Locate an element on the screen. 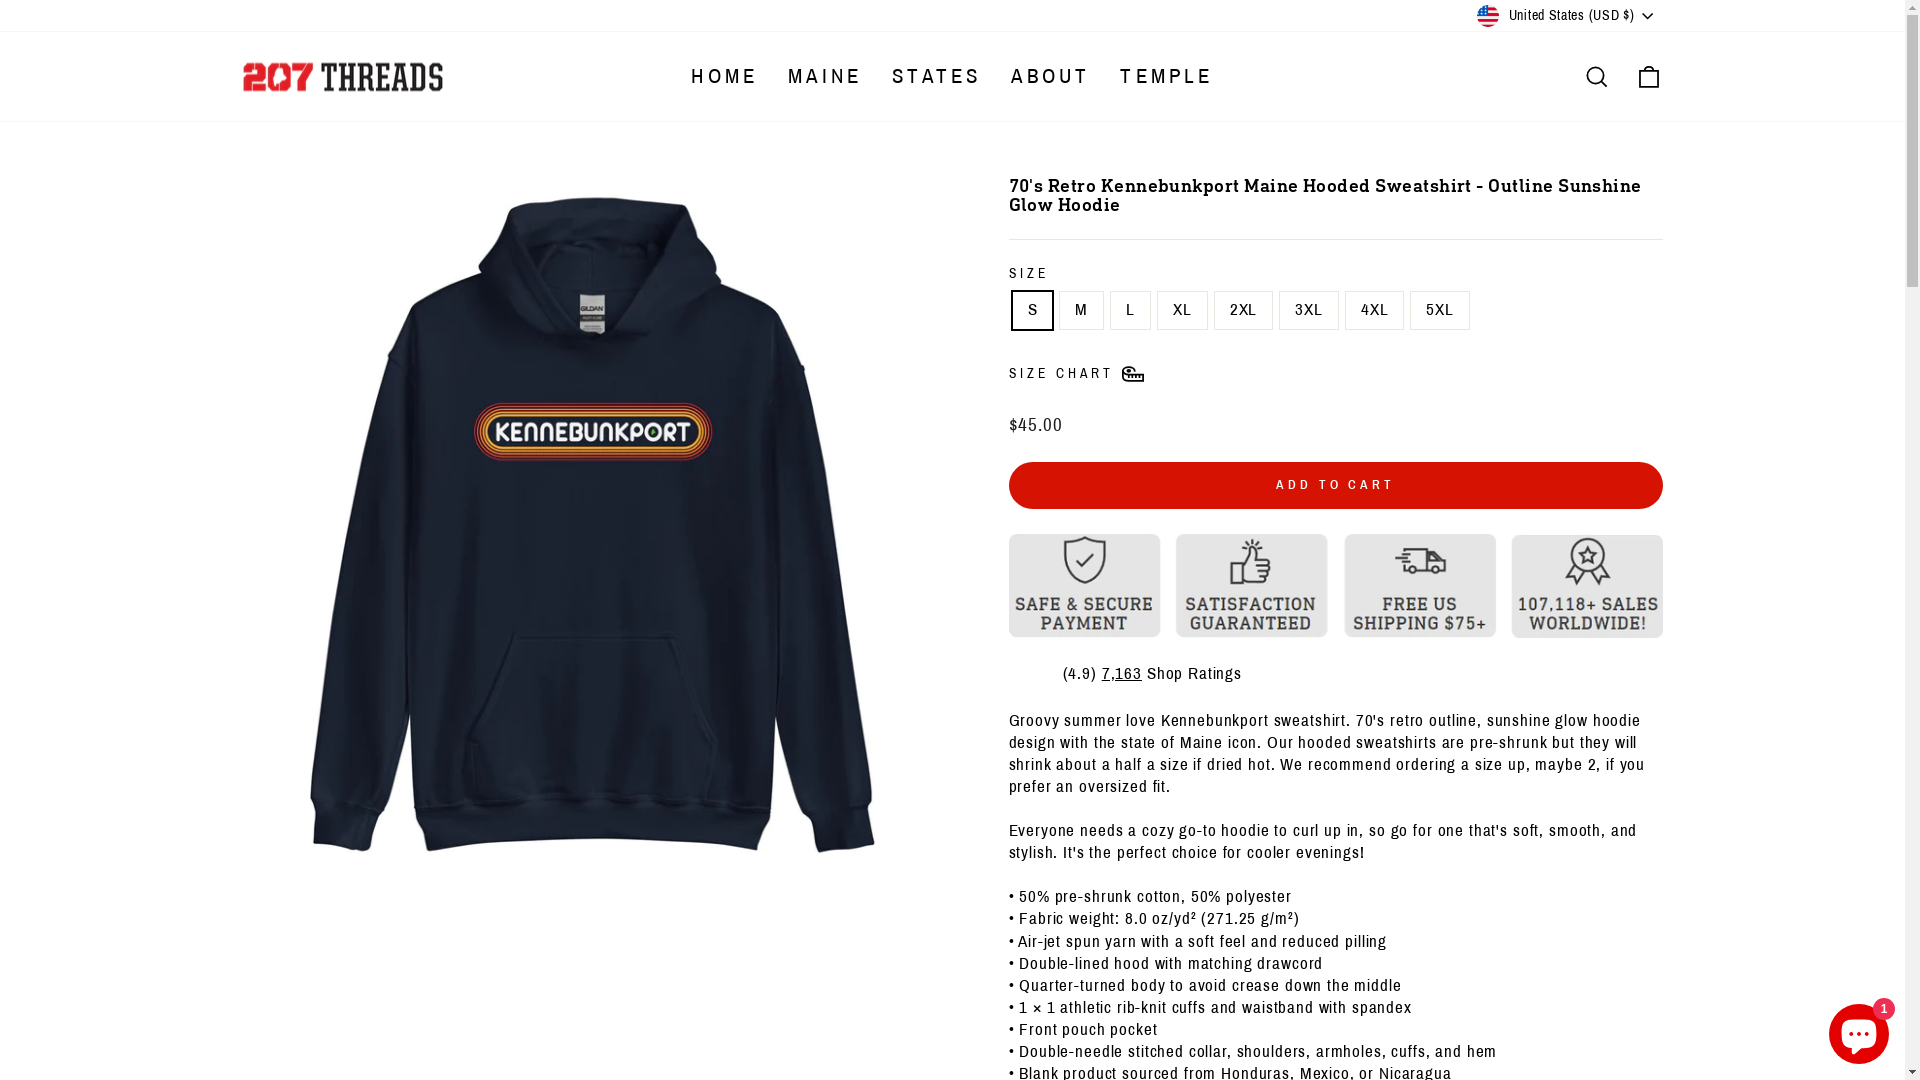  'ABOUT' is located at coordinates (996, 76).